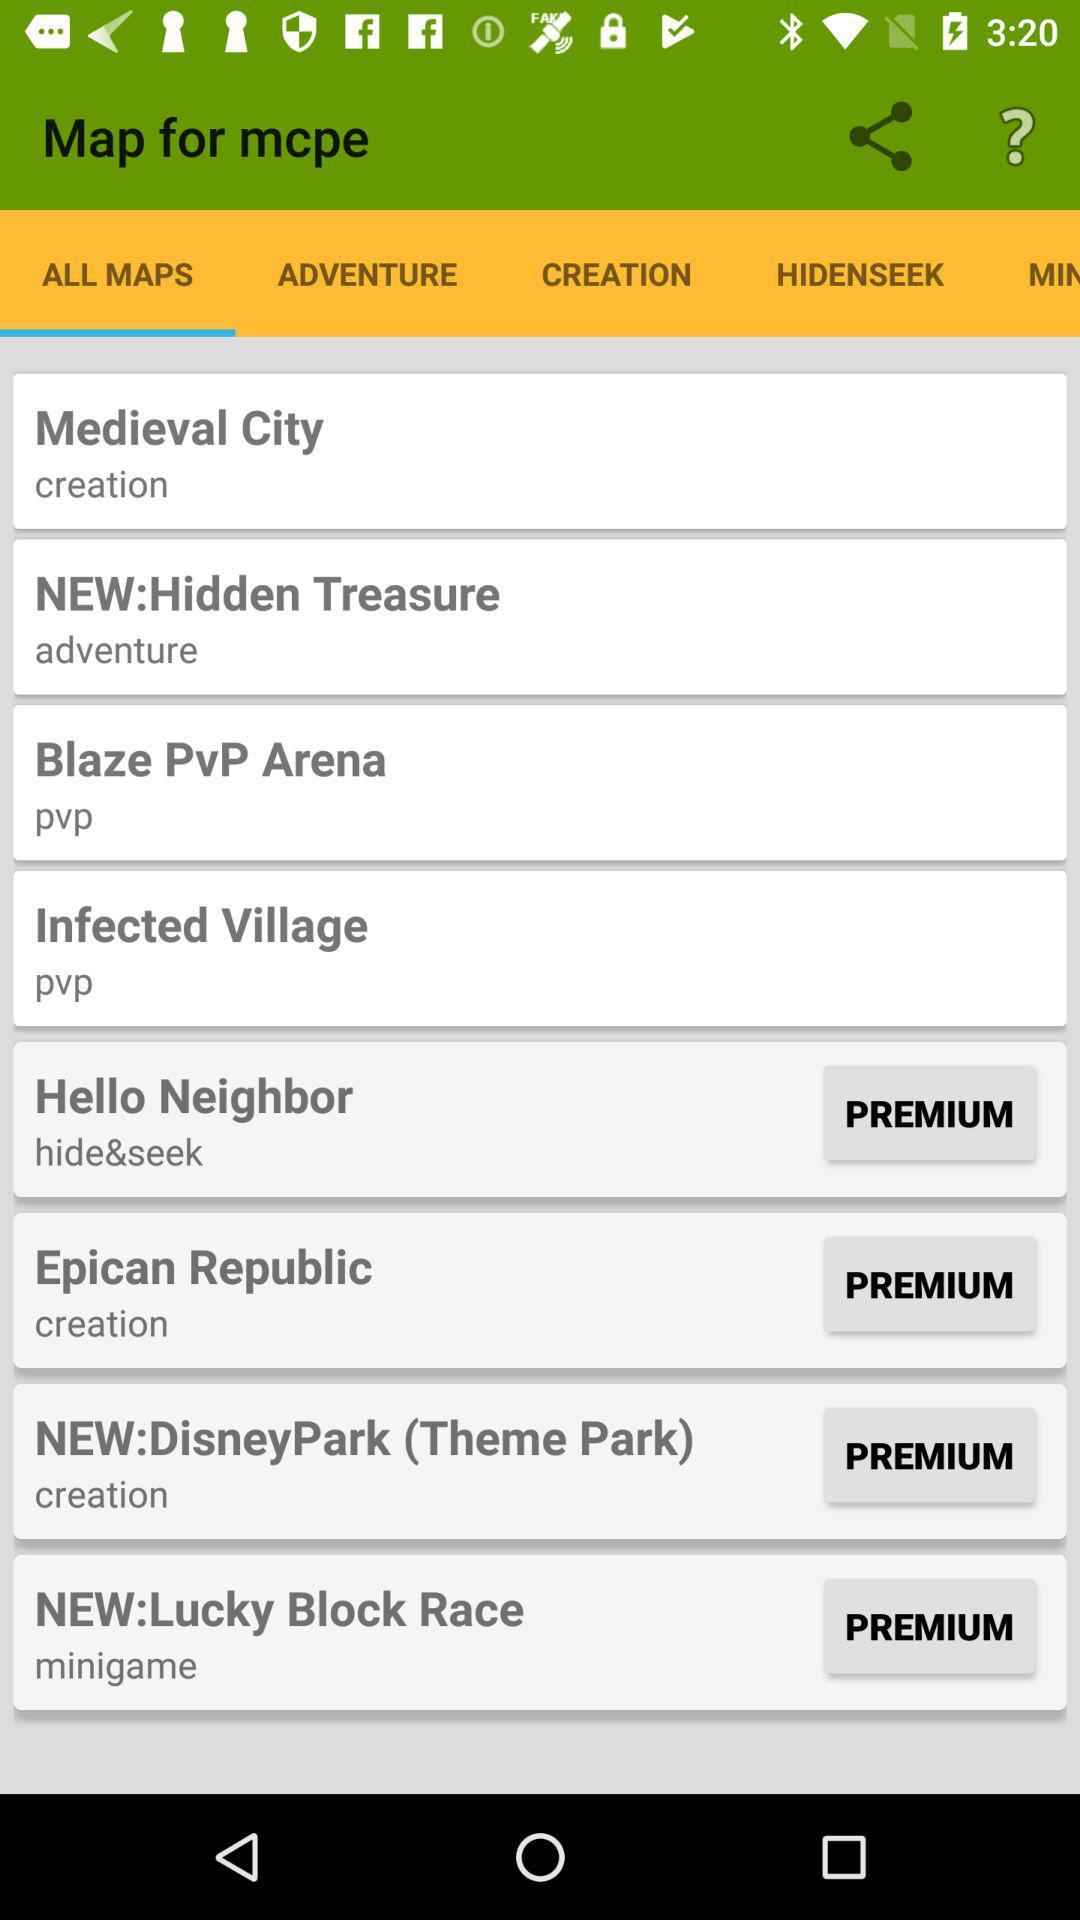 This screenshot has width=1080, height=1920. What do you see at coordinates (117, 272) in the screenshot?
I see `the item below the map for mcpe` at bounding box center [117, 272].